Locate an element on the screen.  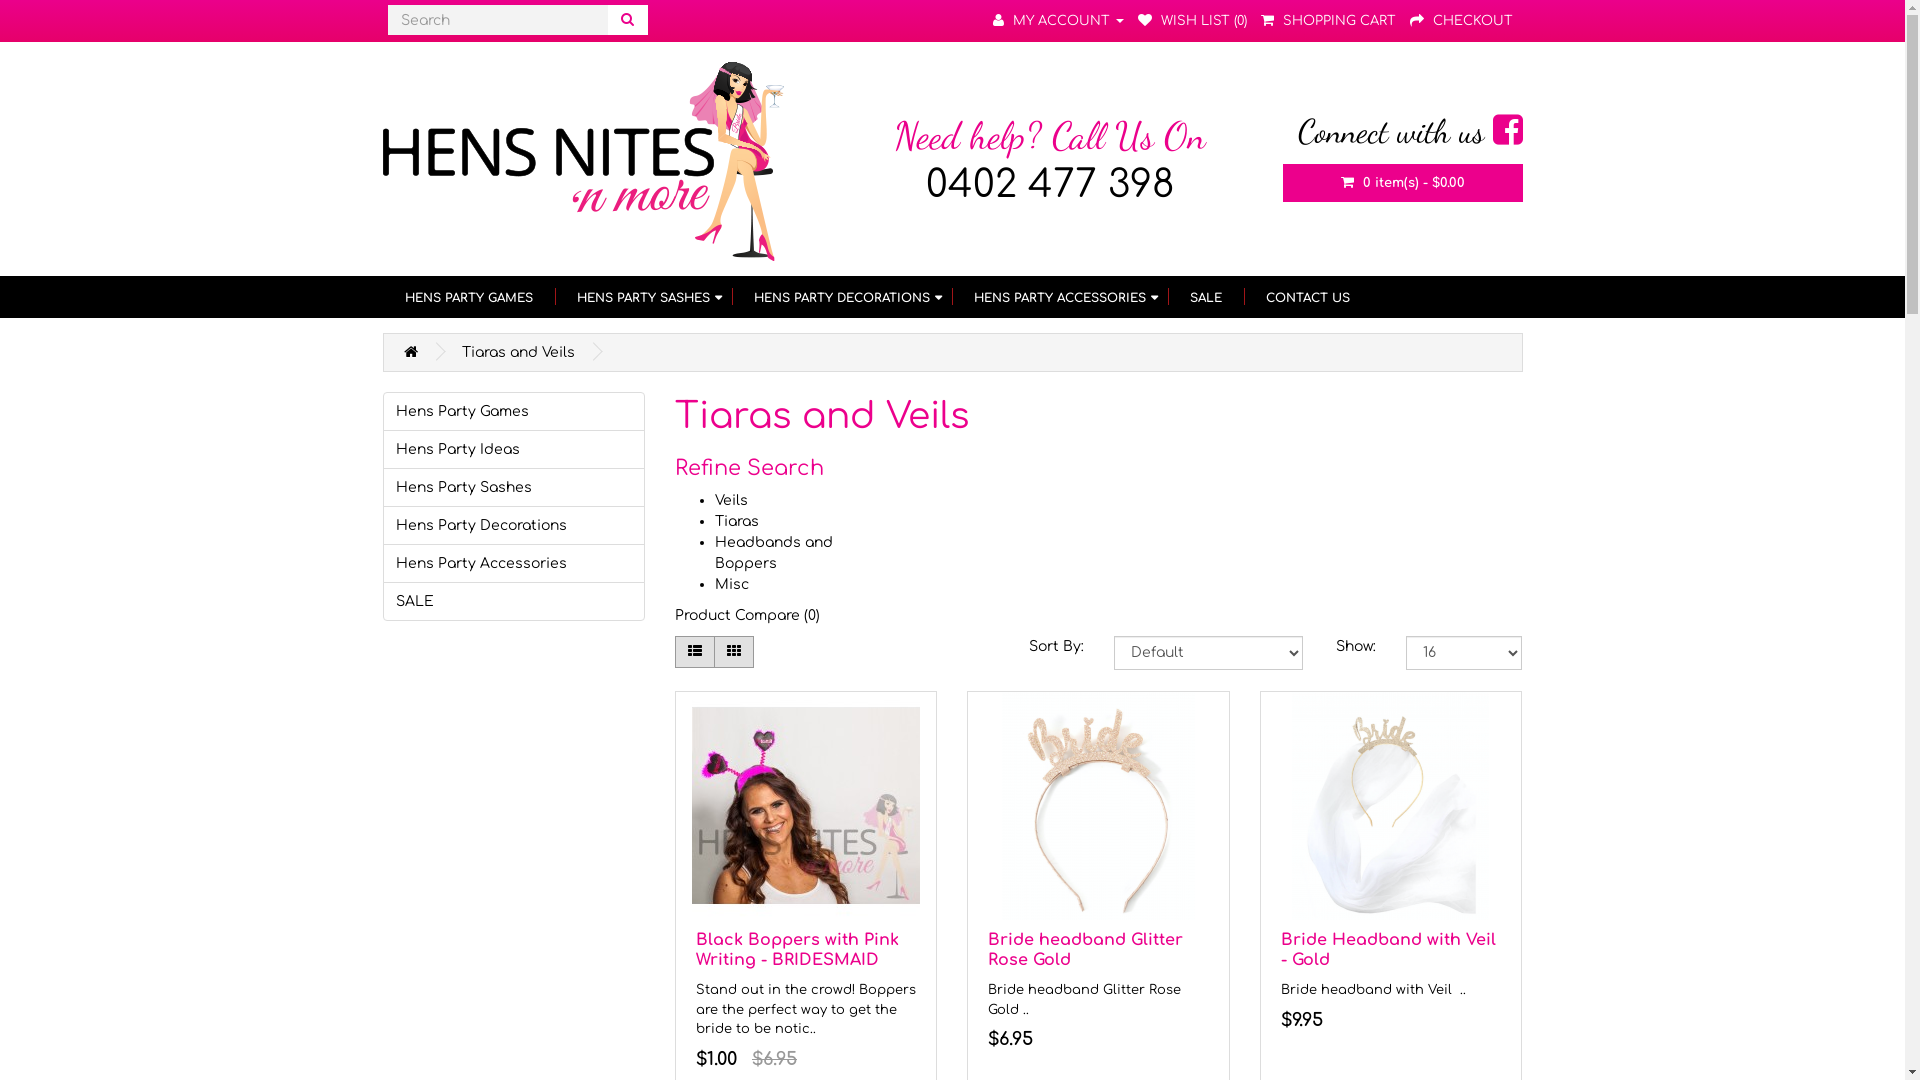
'CONTACT US' is located at coordinates (1308, 297).